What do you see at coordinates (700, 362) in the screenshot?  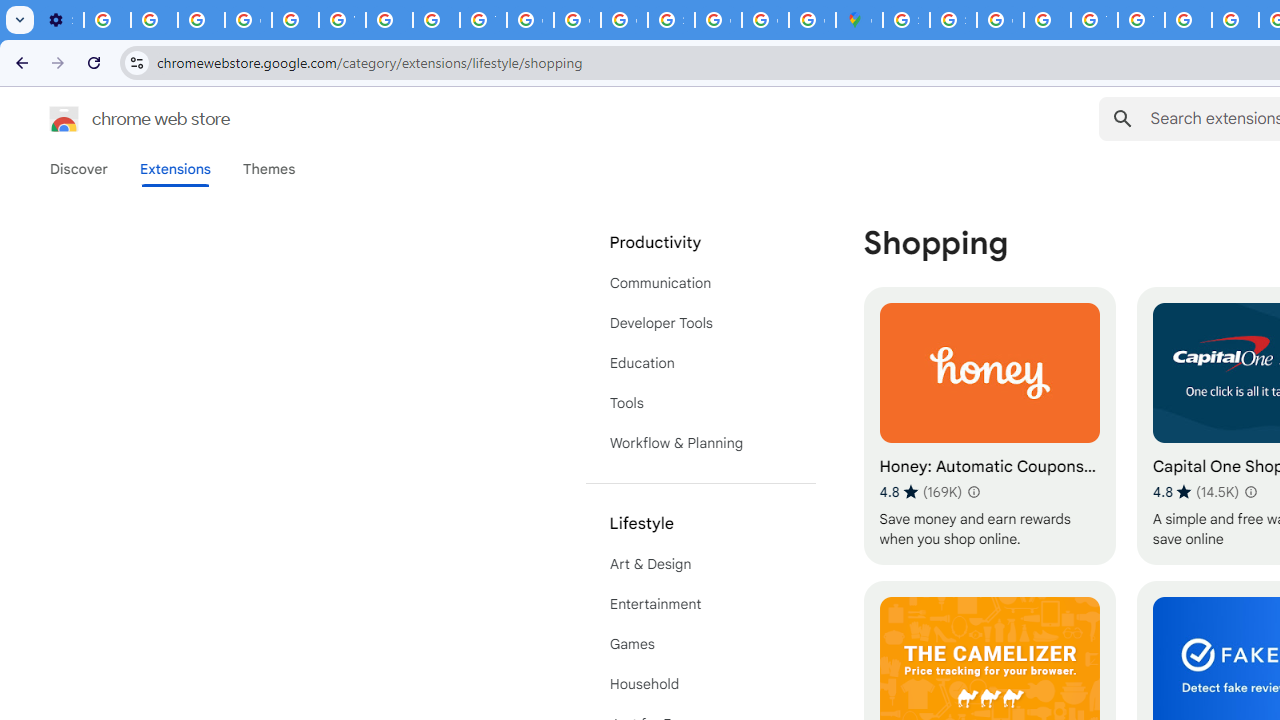 I see `'Education'` at bounding box center [700, 362].